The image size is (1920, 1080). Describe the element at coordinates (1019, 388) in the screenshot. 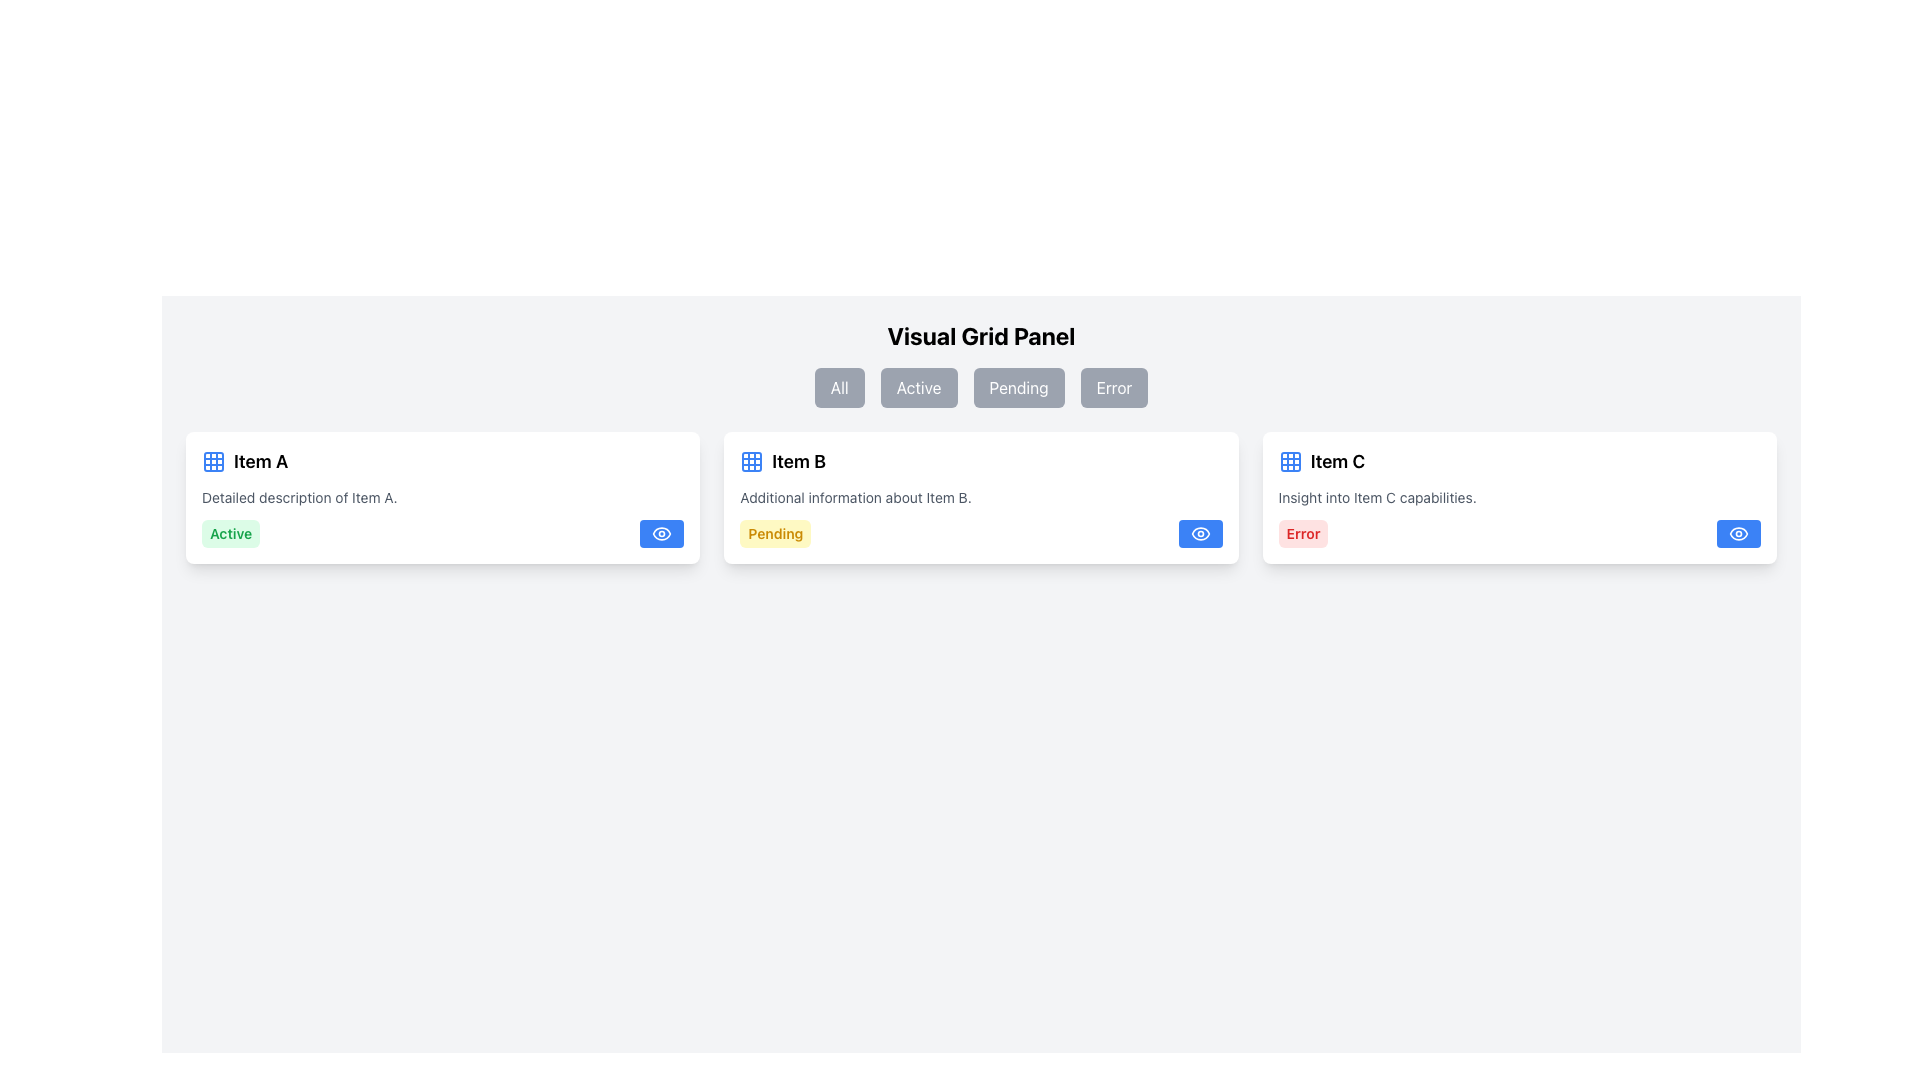

I see `the 'Pending' button, which is the third button in a group of four buttons labeled 'All', 'Active', 'Pending', and 'Error'. This button filters the view` at that location.